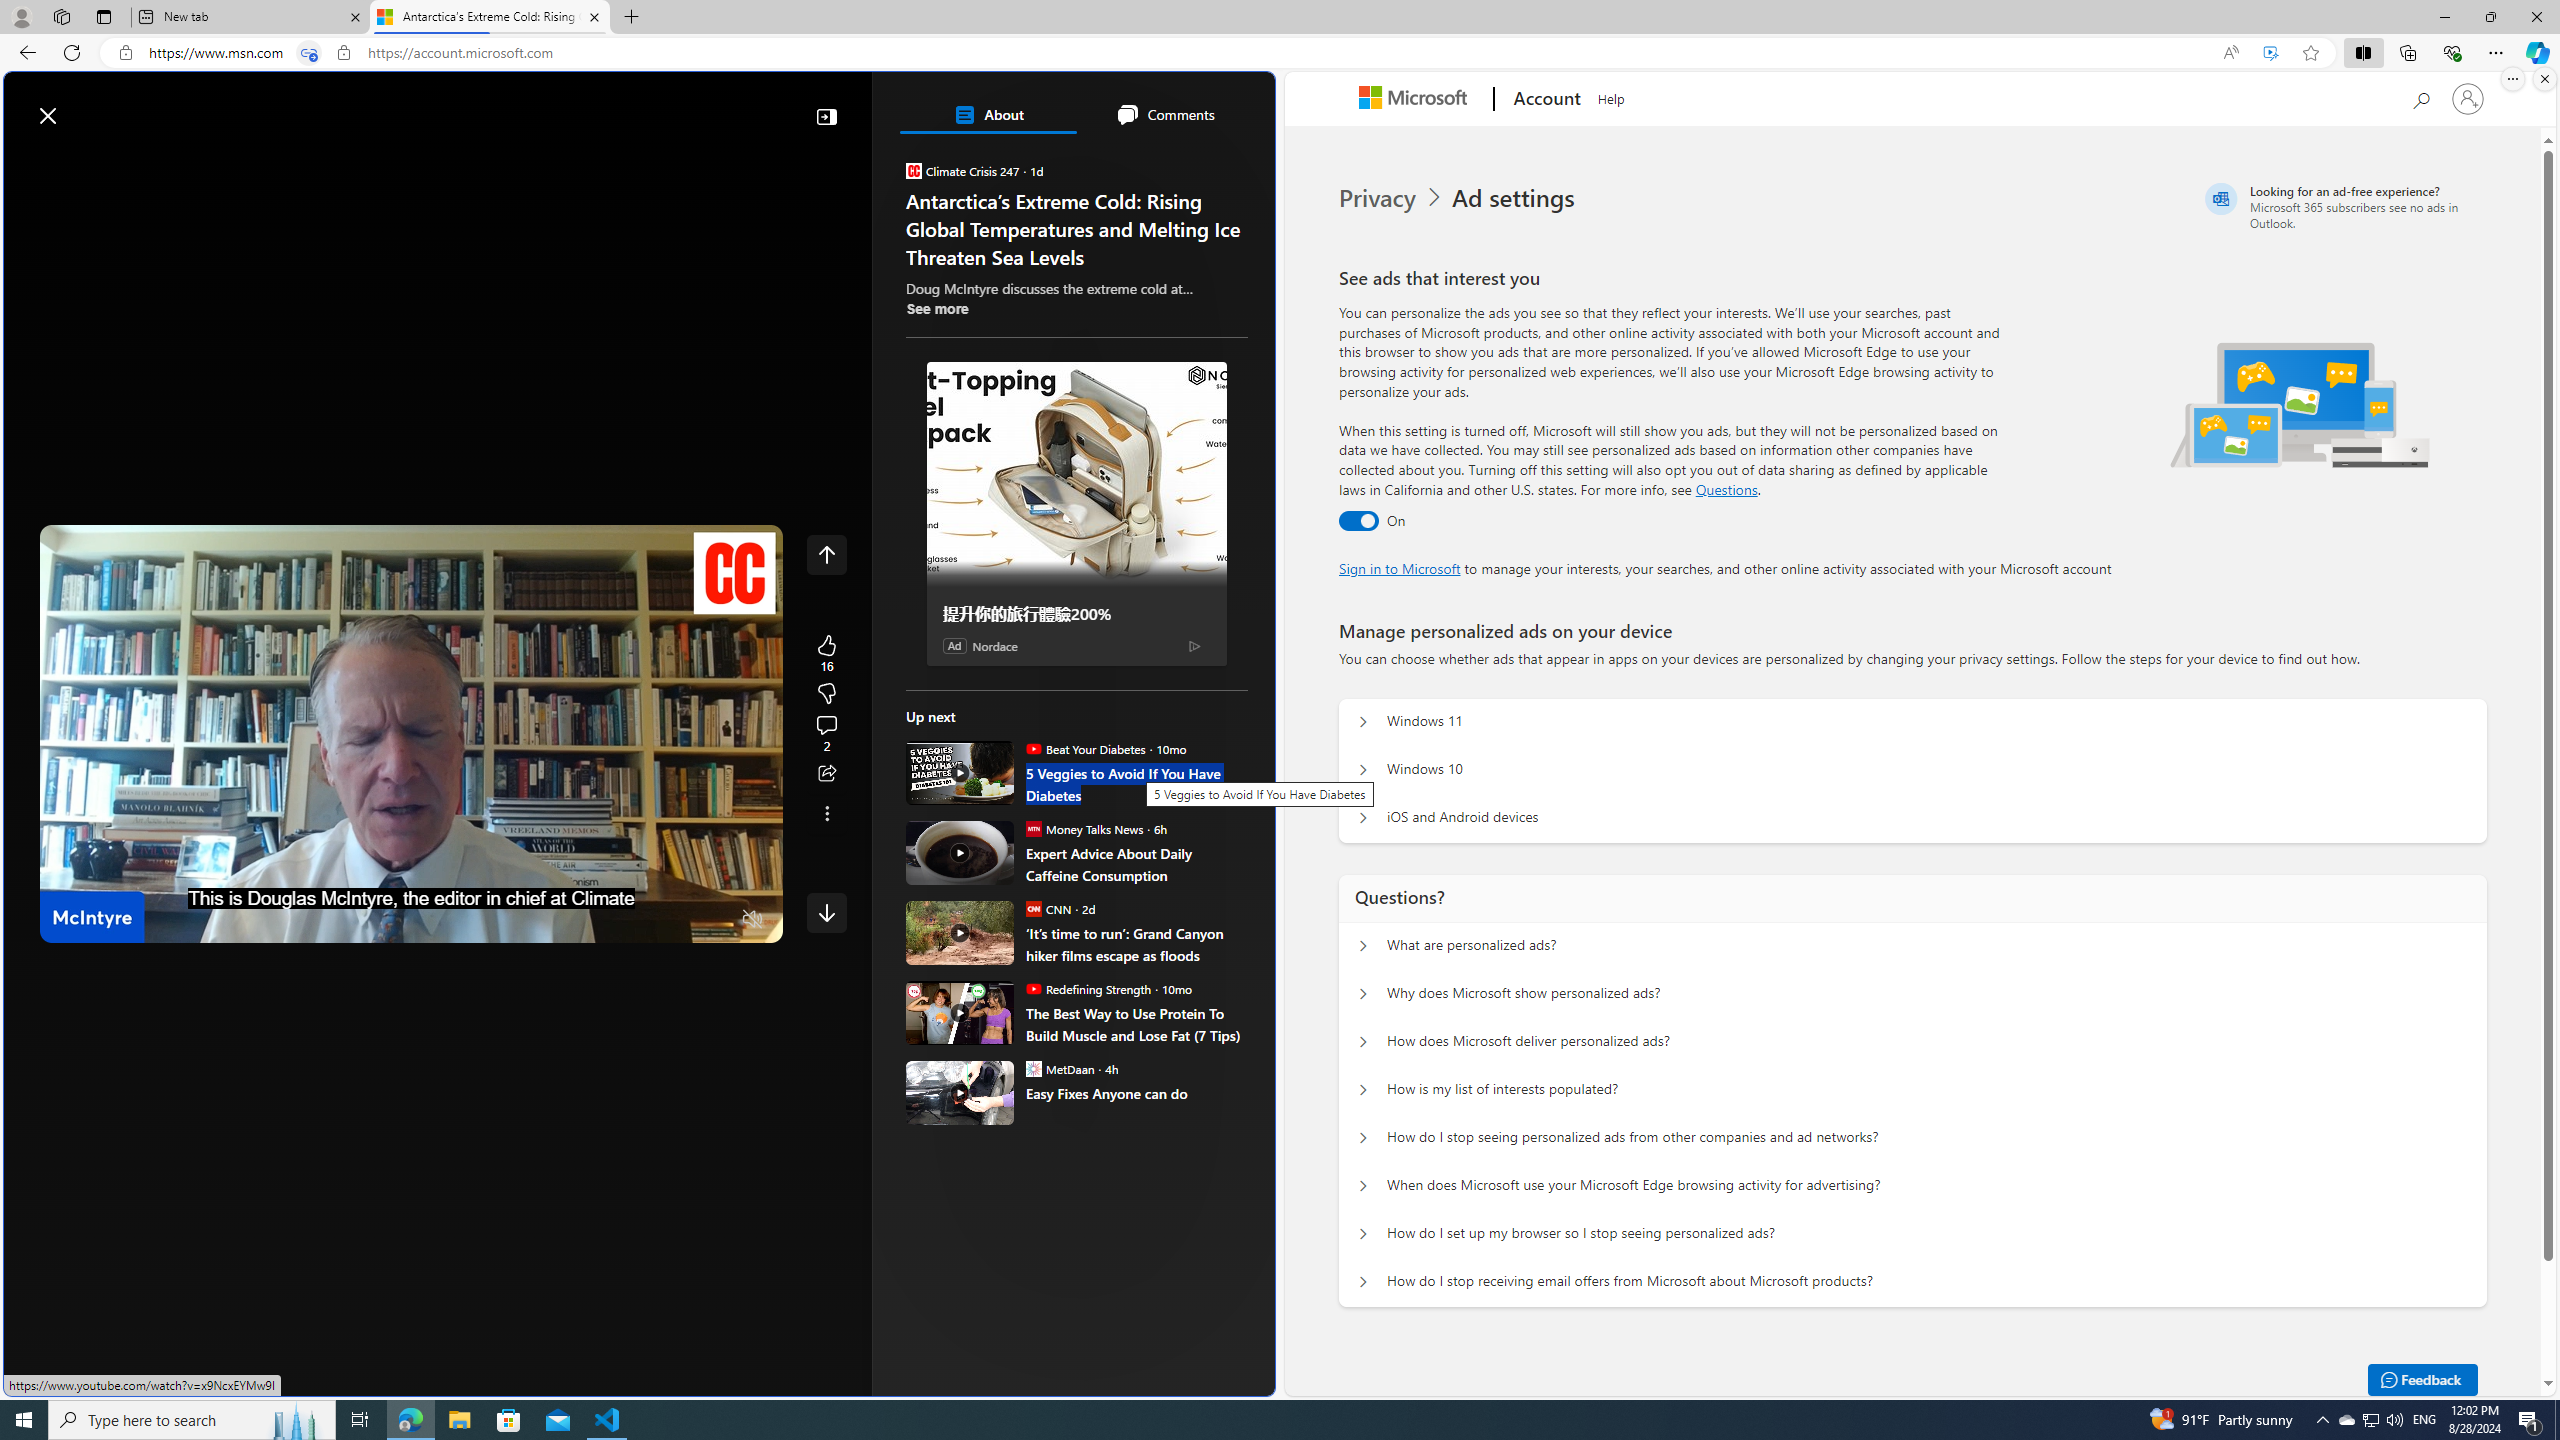  What do you see at coordinates (1084, 827) in the screenshot?
I see `'Money Talks News Money Talks News'` at bounding box center [1084, 827].